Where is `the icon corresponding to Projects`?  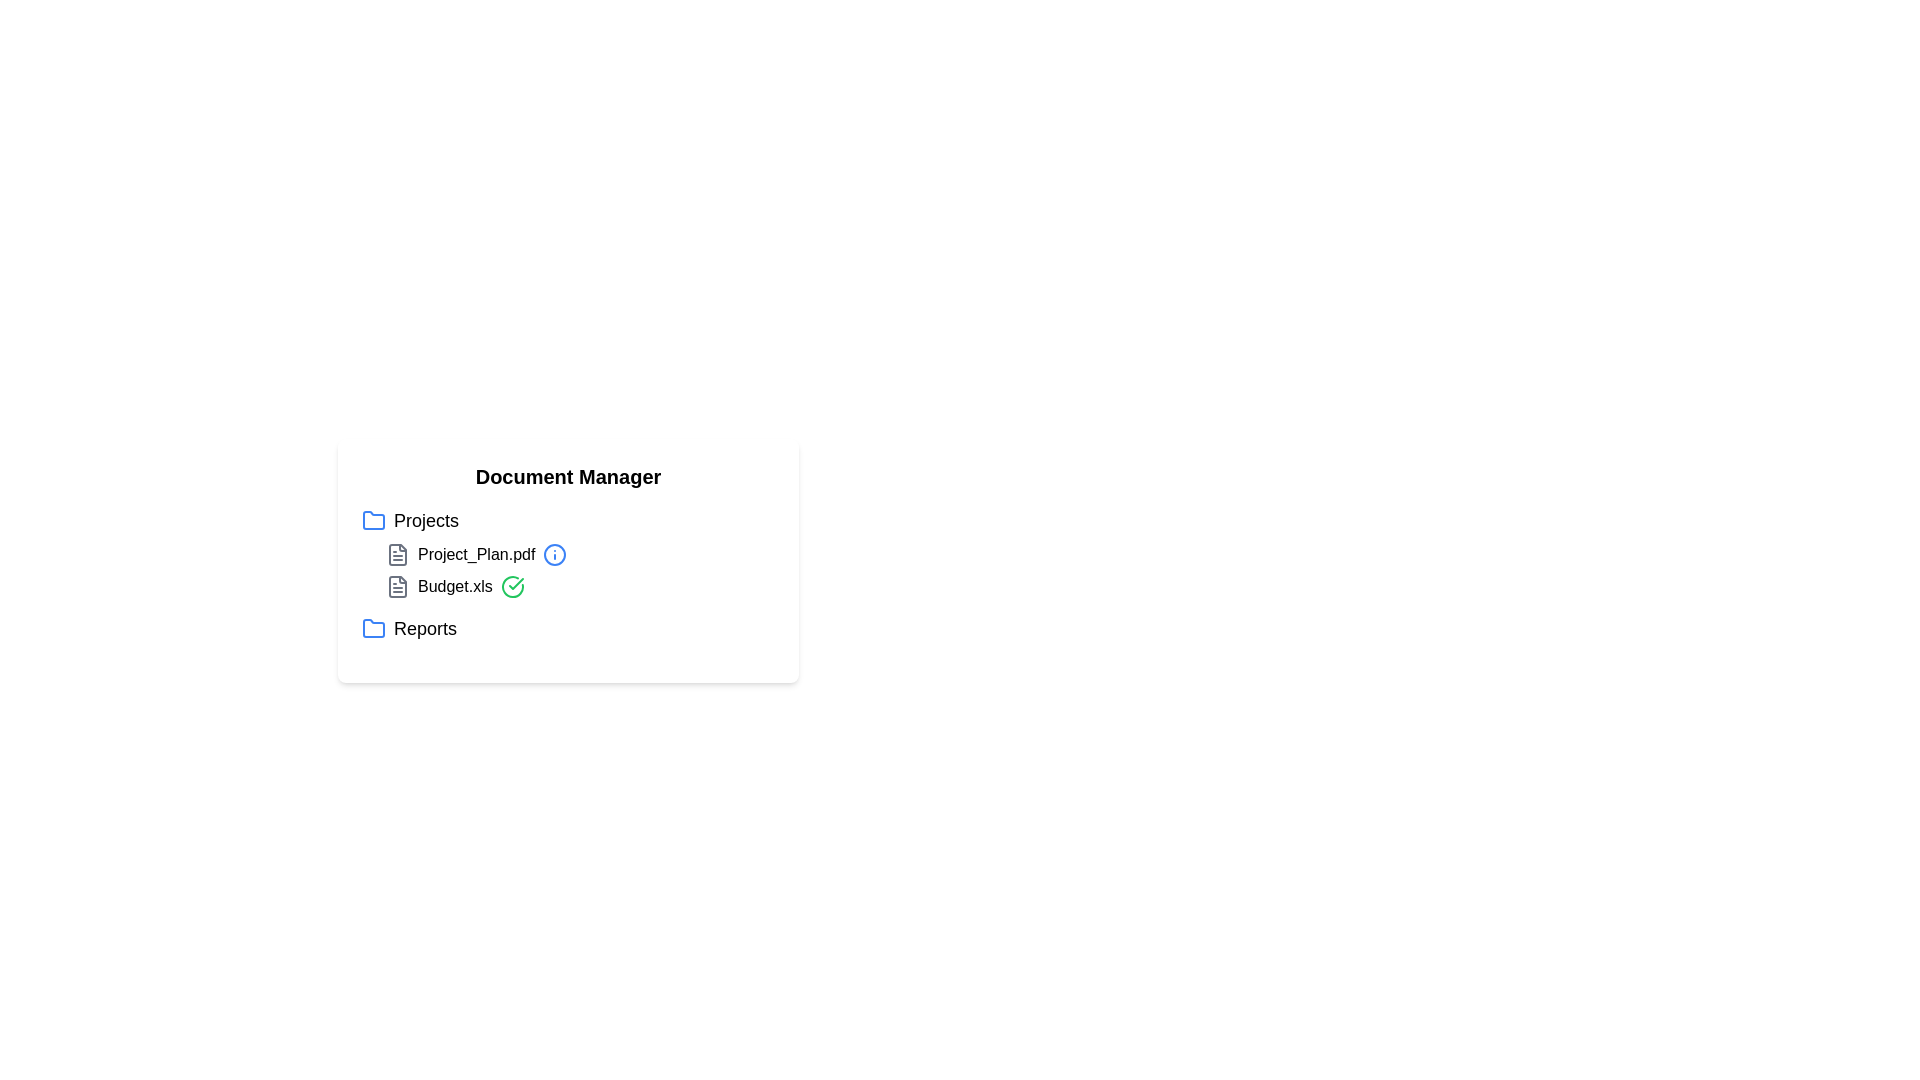
the icon corresponding to Projects is located at coordinates (374, 519).